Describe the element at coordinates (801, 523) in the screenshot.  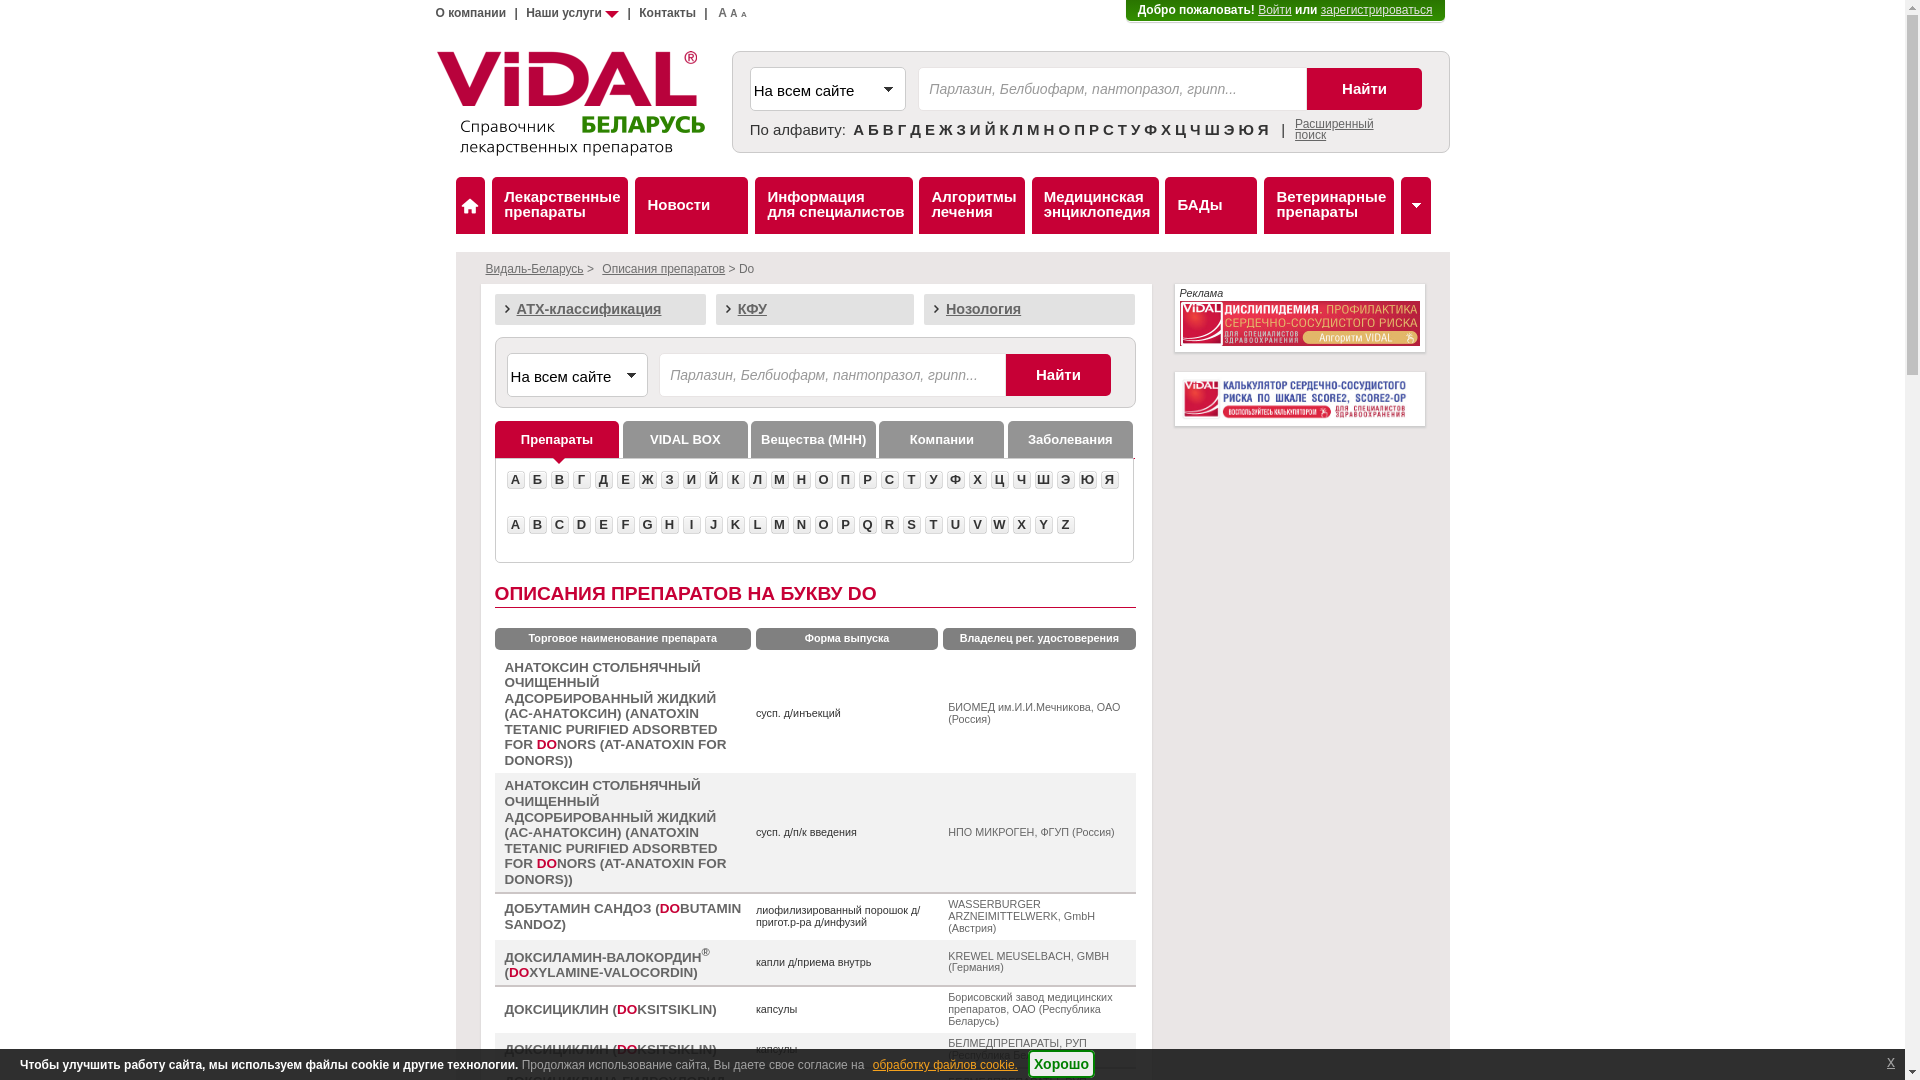
I see `'N'` at that location.